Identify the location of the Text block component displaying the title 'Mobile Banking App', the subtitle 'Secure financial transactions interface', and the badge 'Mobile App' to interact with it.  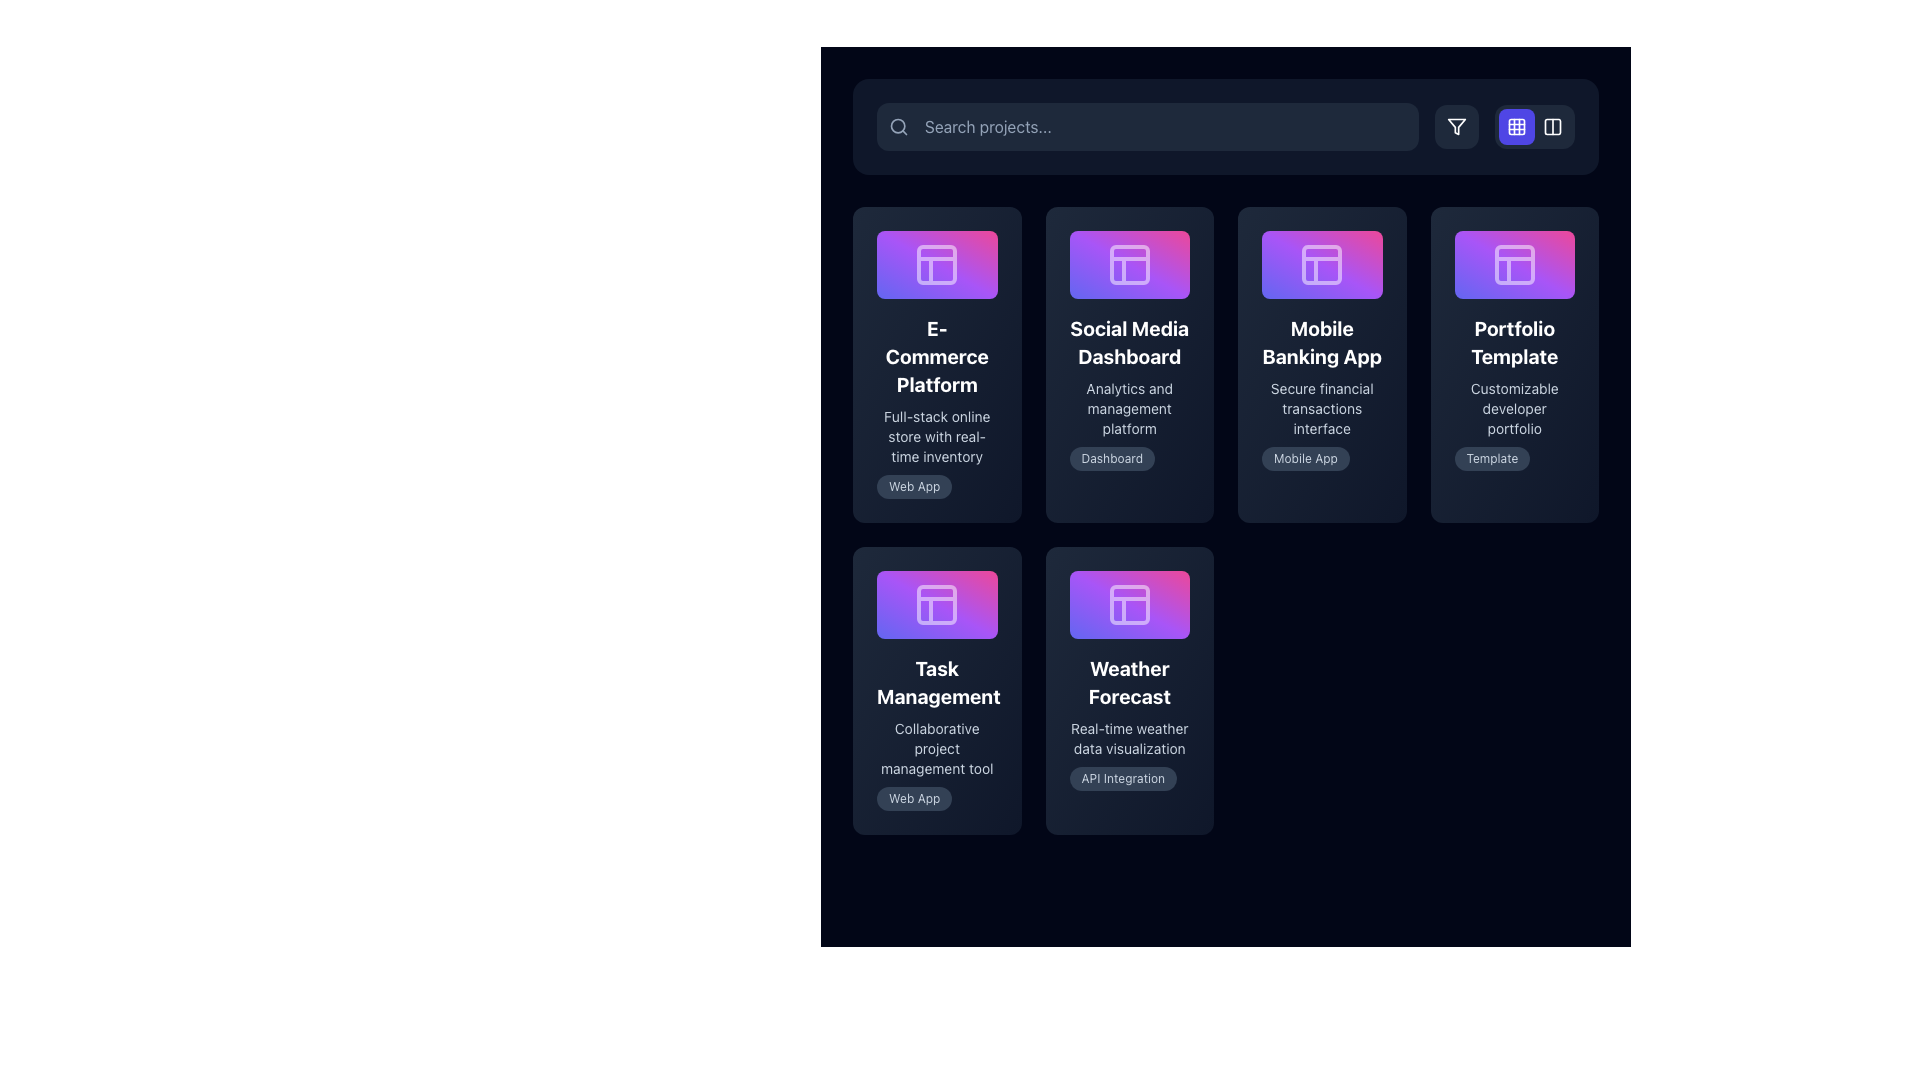
(1322, 392).